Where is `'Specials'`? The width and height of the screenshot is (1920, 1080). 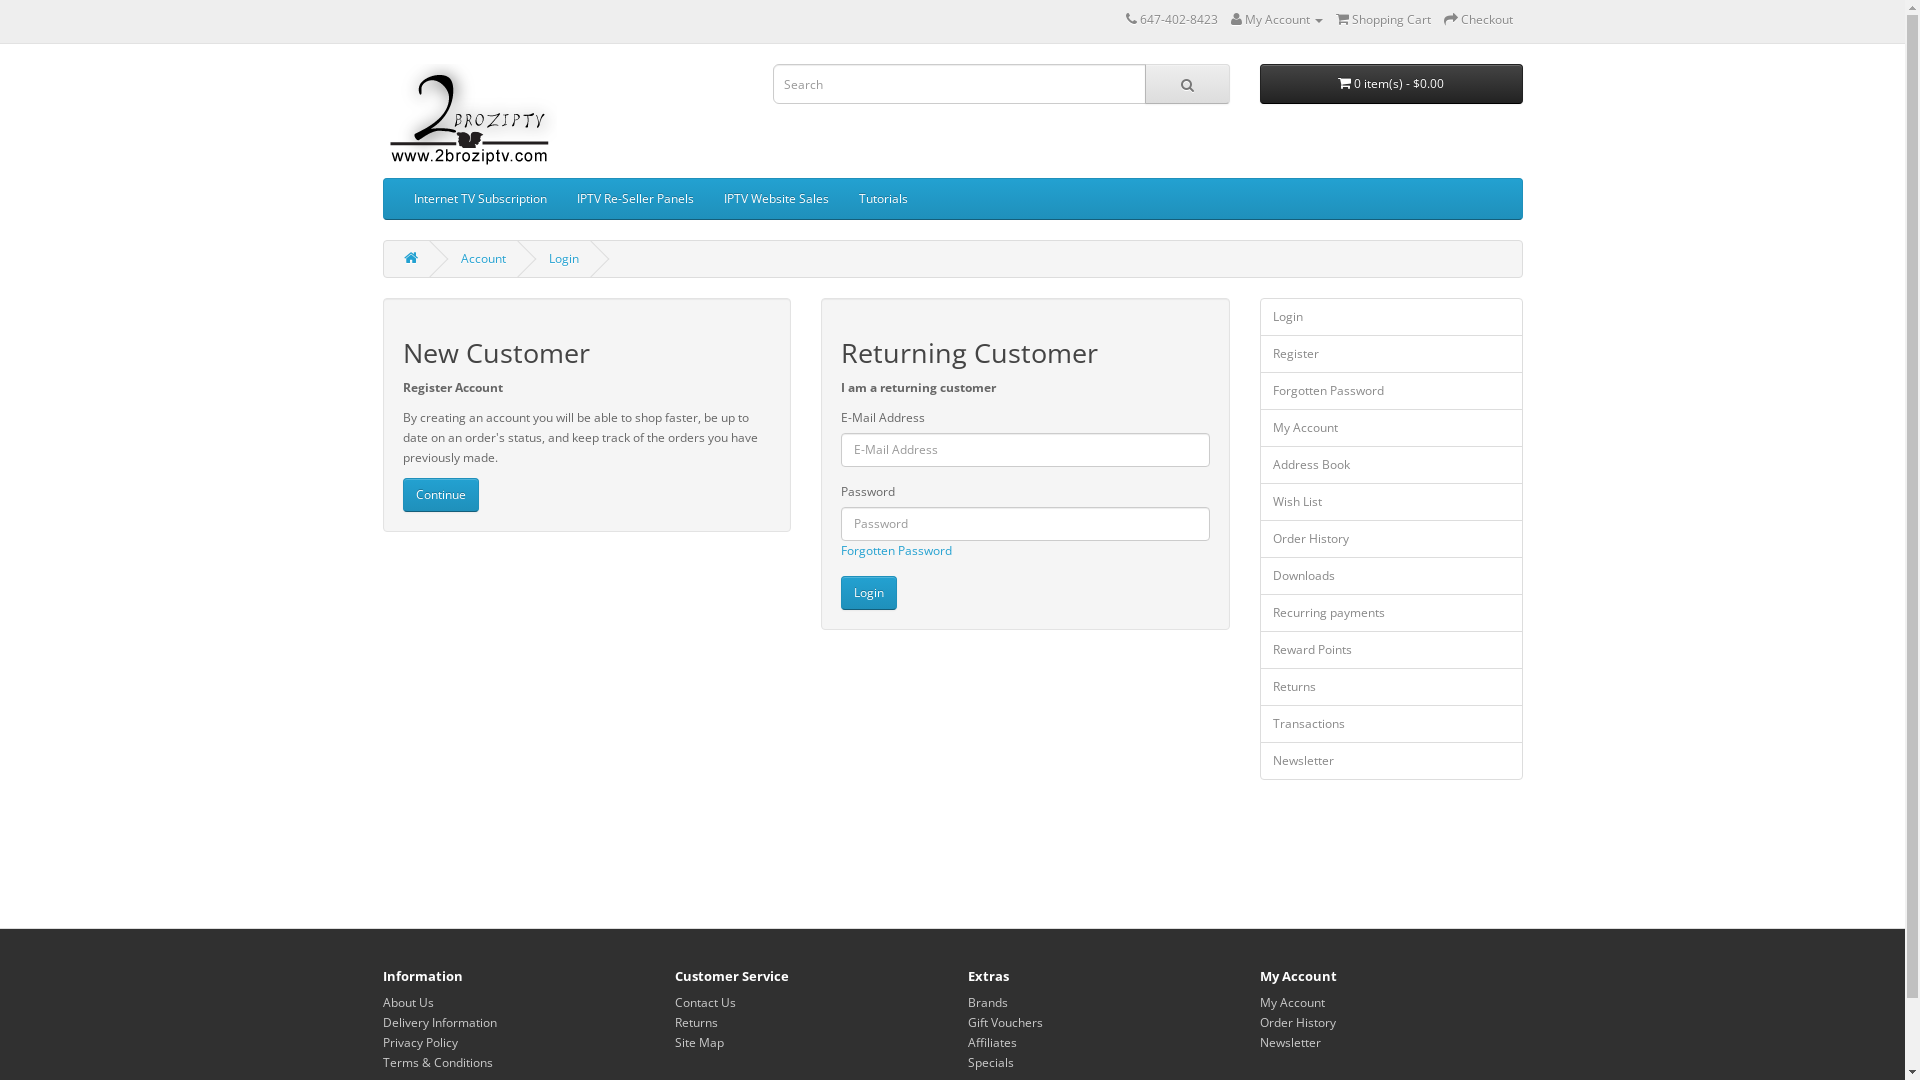
'Specials' is located at coordinates (990, 1061).